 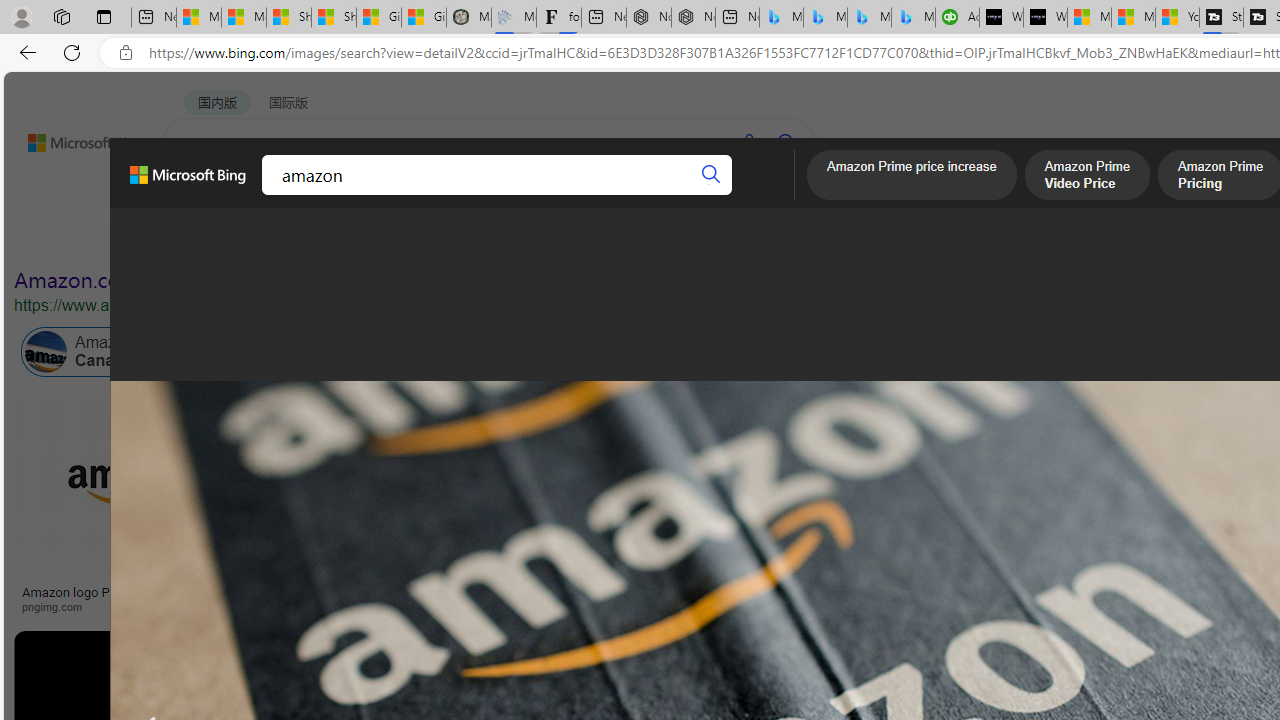 What do you see at coordinates (73, 137) in the screenshot?
I see `'Back to Bing search'` at bounding box center [73, 137].